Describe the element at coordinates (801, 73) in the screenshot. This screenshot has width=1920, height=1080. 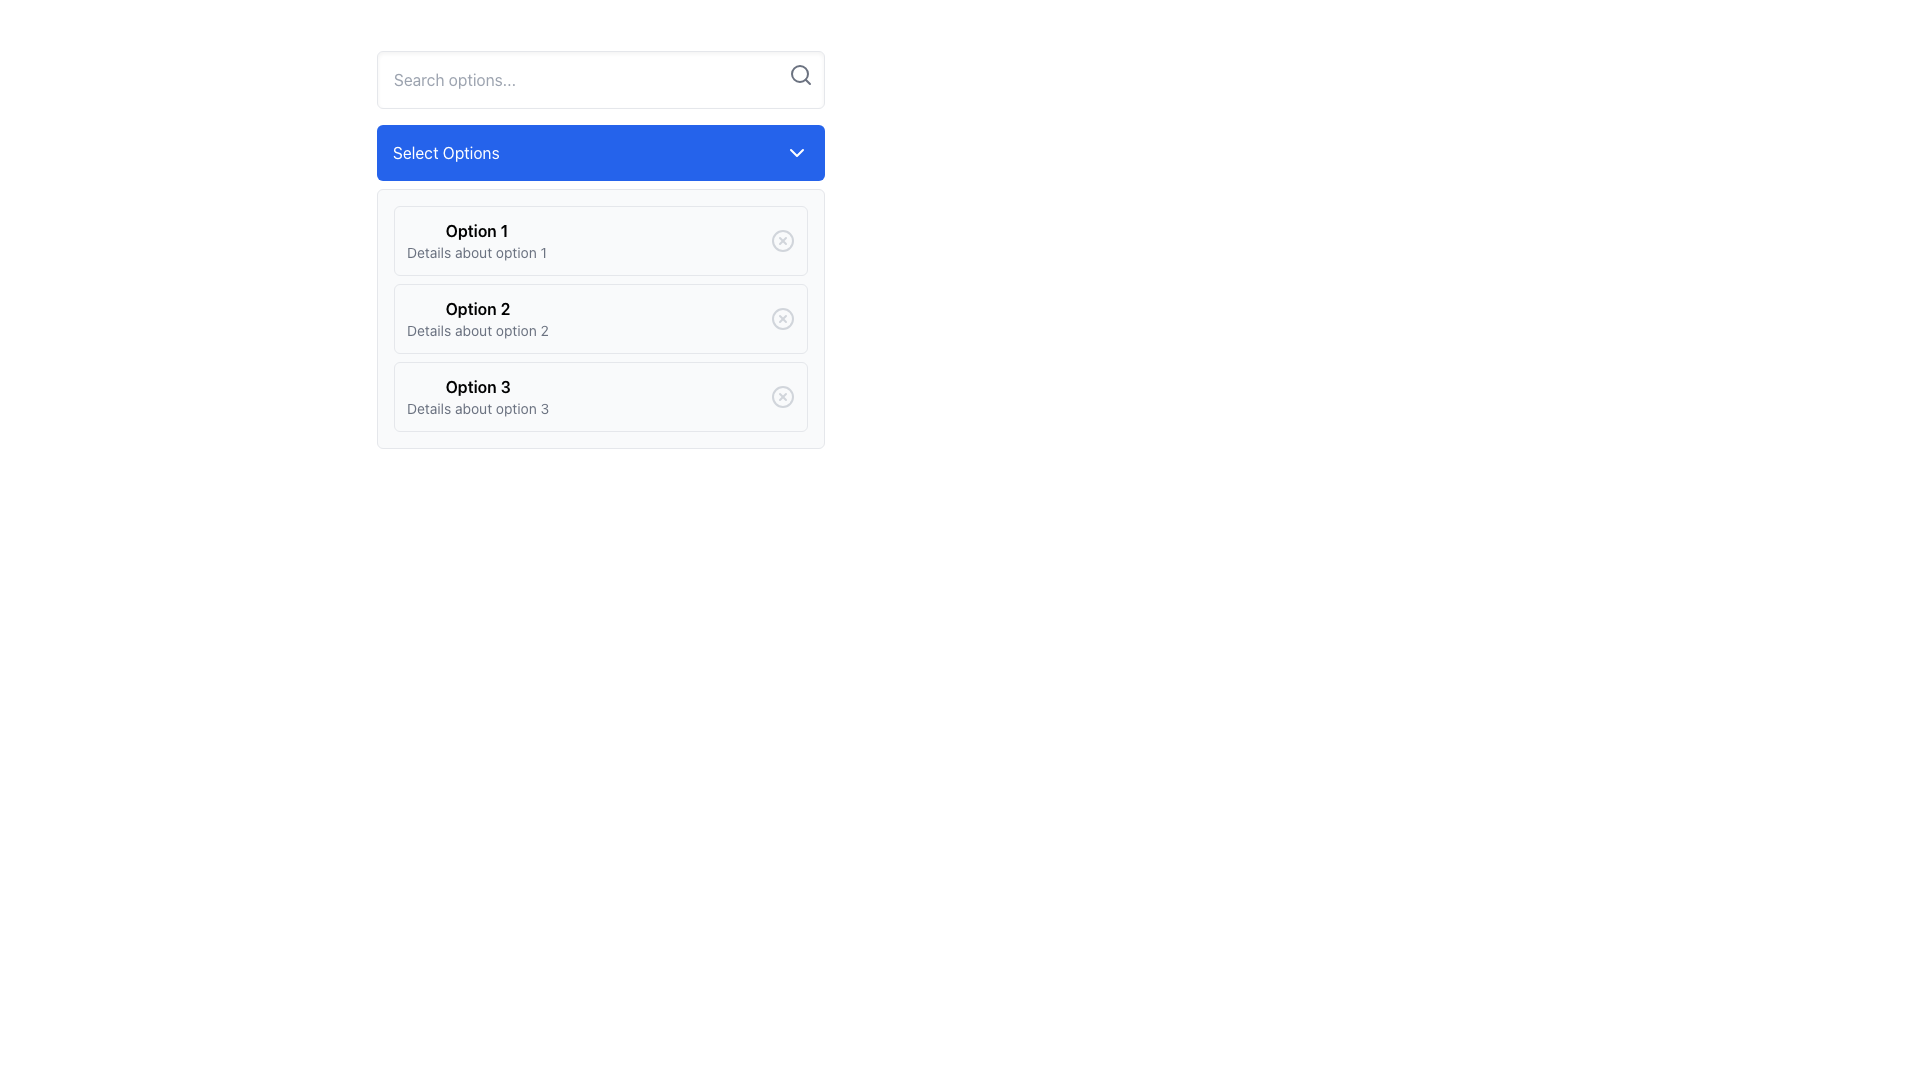
I see `the search icon located at the rightmost edge of the input field with placeholder text 'Search options...'` at that location.